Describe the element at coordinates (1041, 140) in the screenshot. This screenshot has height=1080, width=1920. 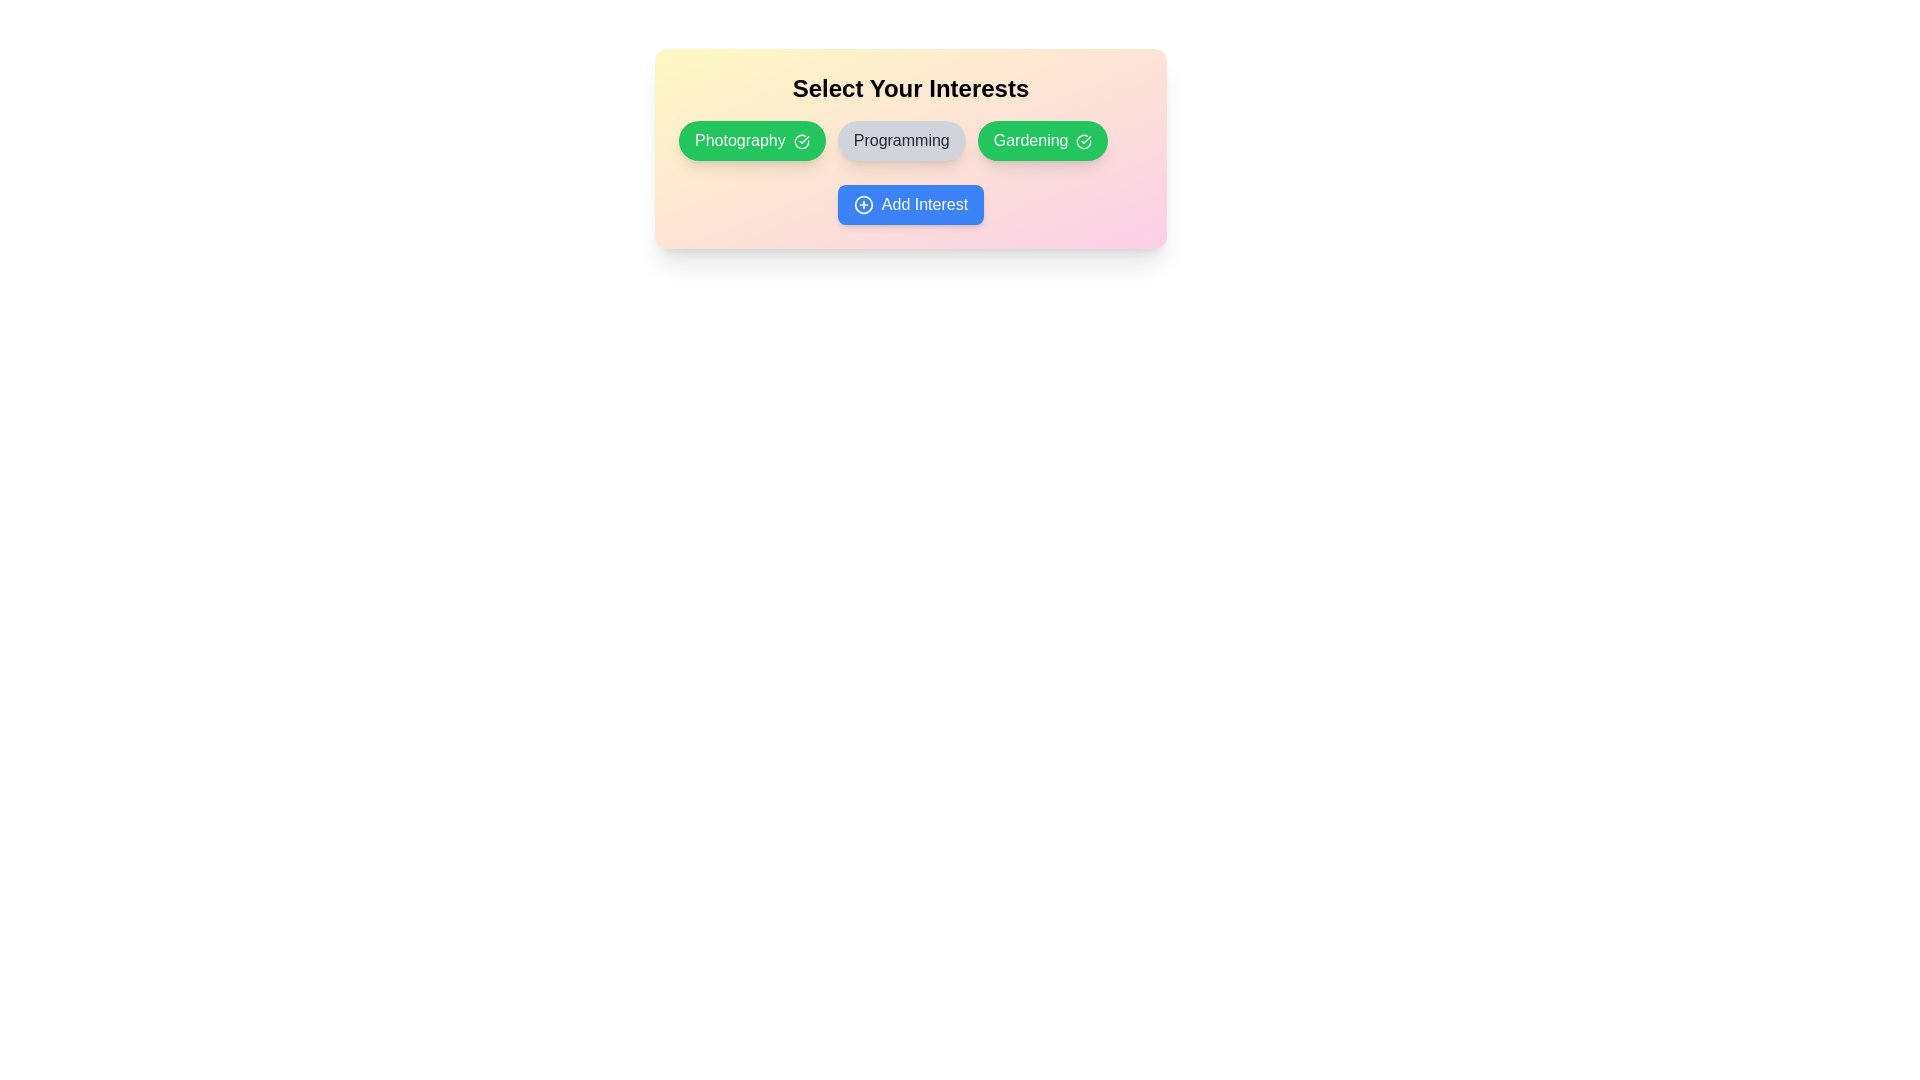
I see `the interest labeled Gardening to toggle its selection` at that location.